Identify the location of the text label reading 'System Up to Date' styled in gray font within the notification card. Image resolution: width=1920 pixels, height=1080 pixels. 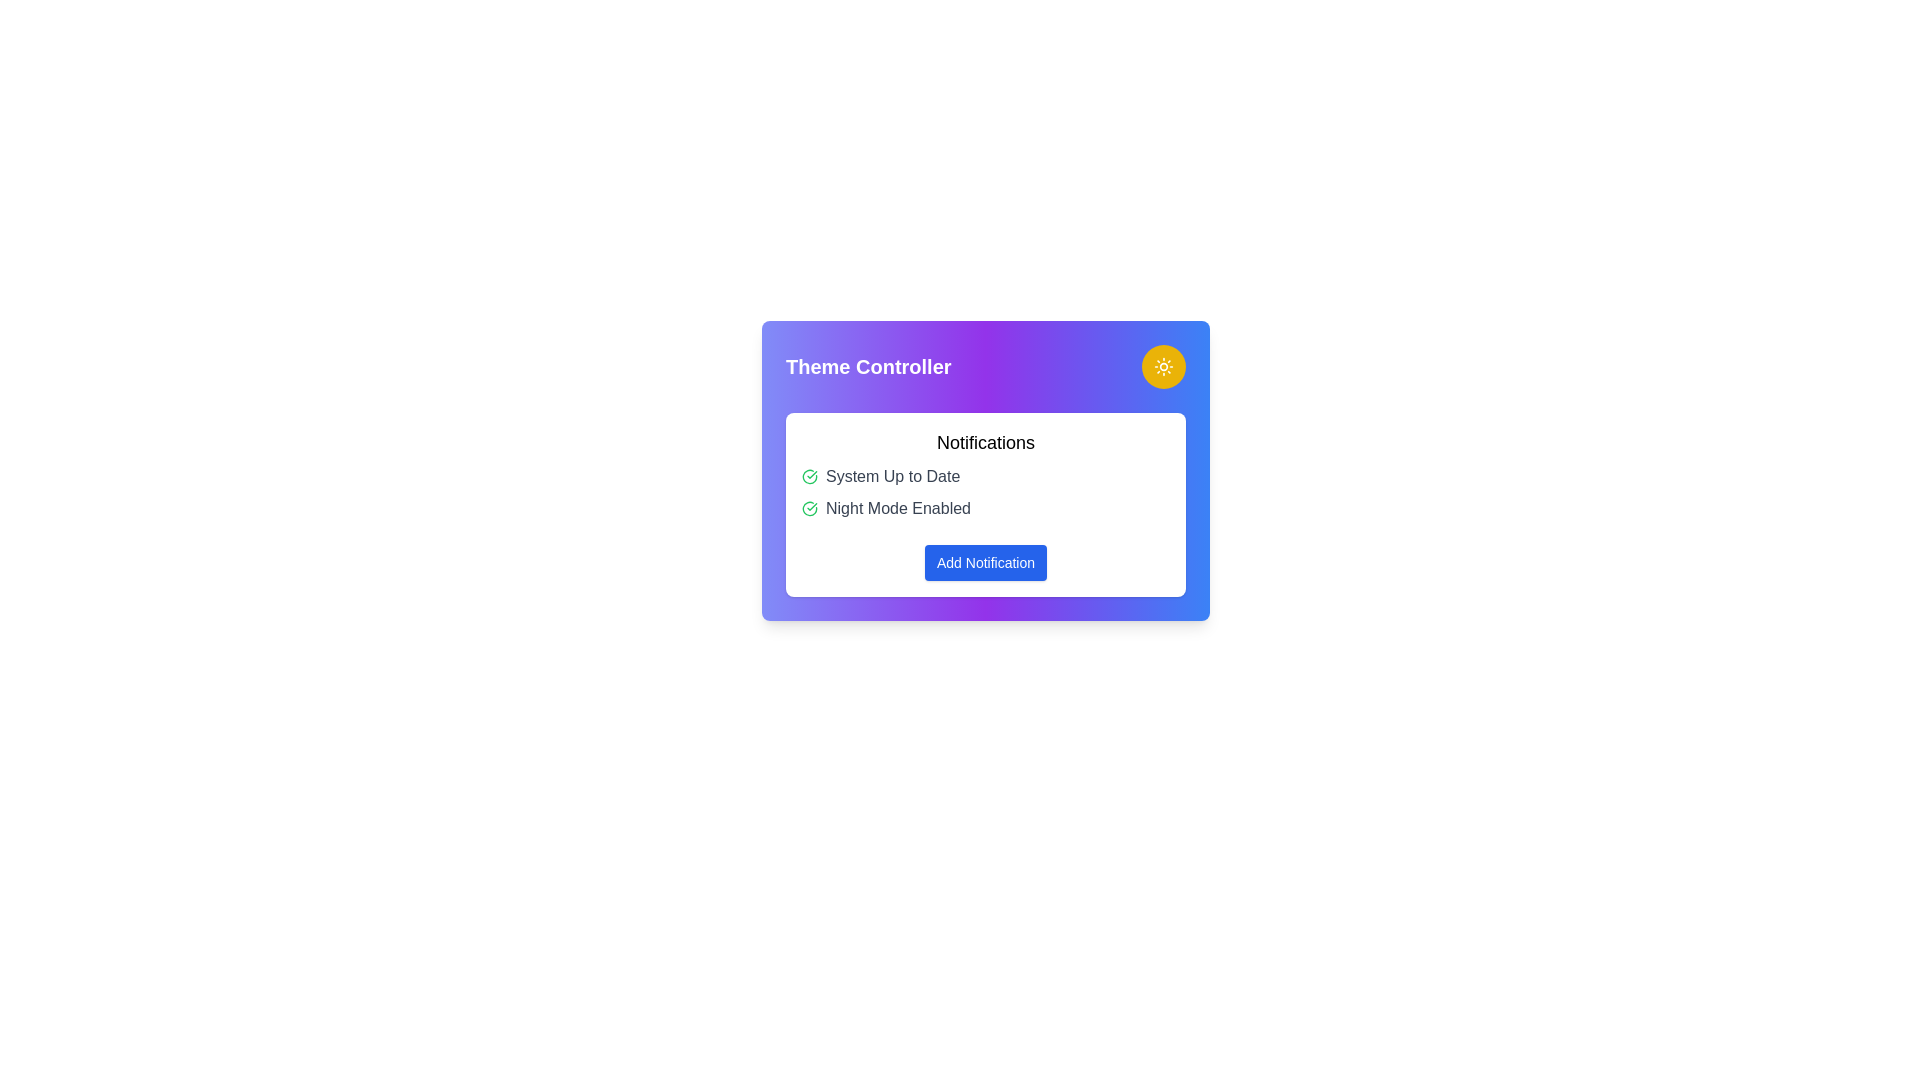
(892, 477).